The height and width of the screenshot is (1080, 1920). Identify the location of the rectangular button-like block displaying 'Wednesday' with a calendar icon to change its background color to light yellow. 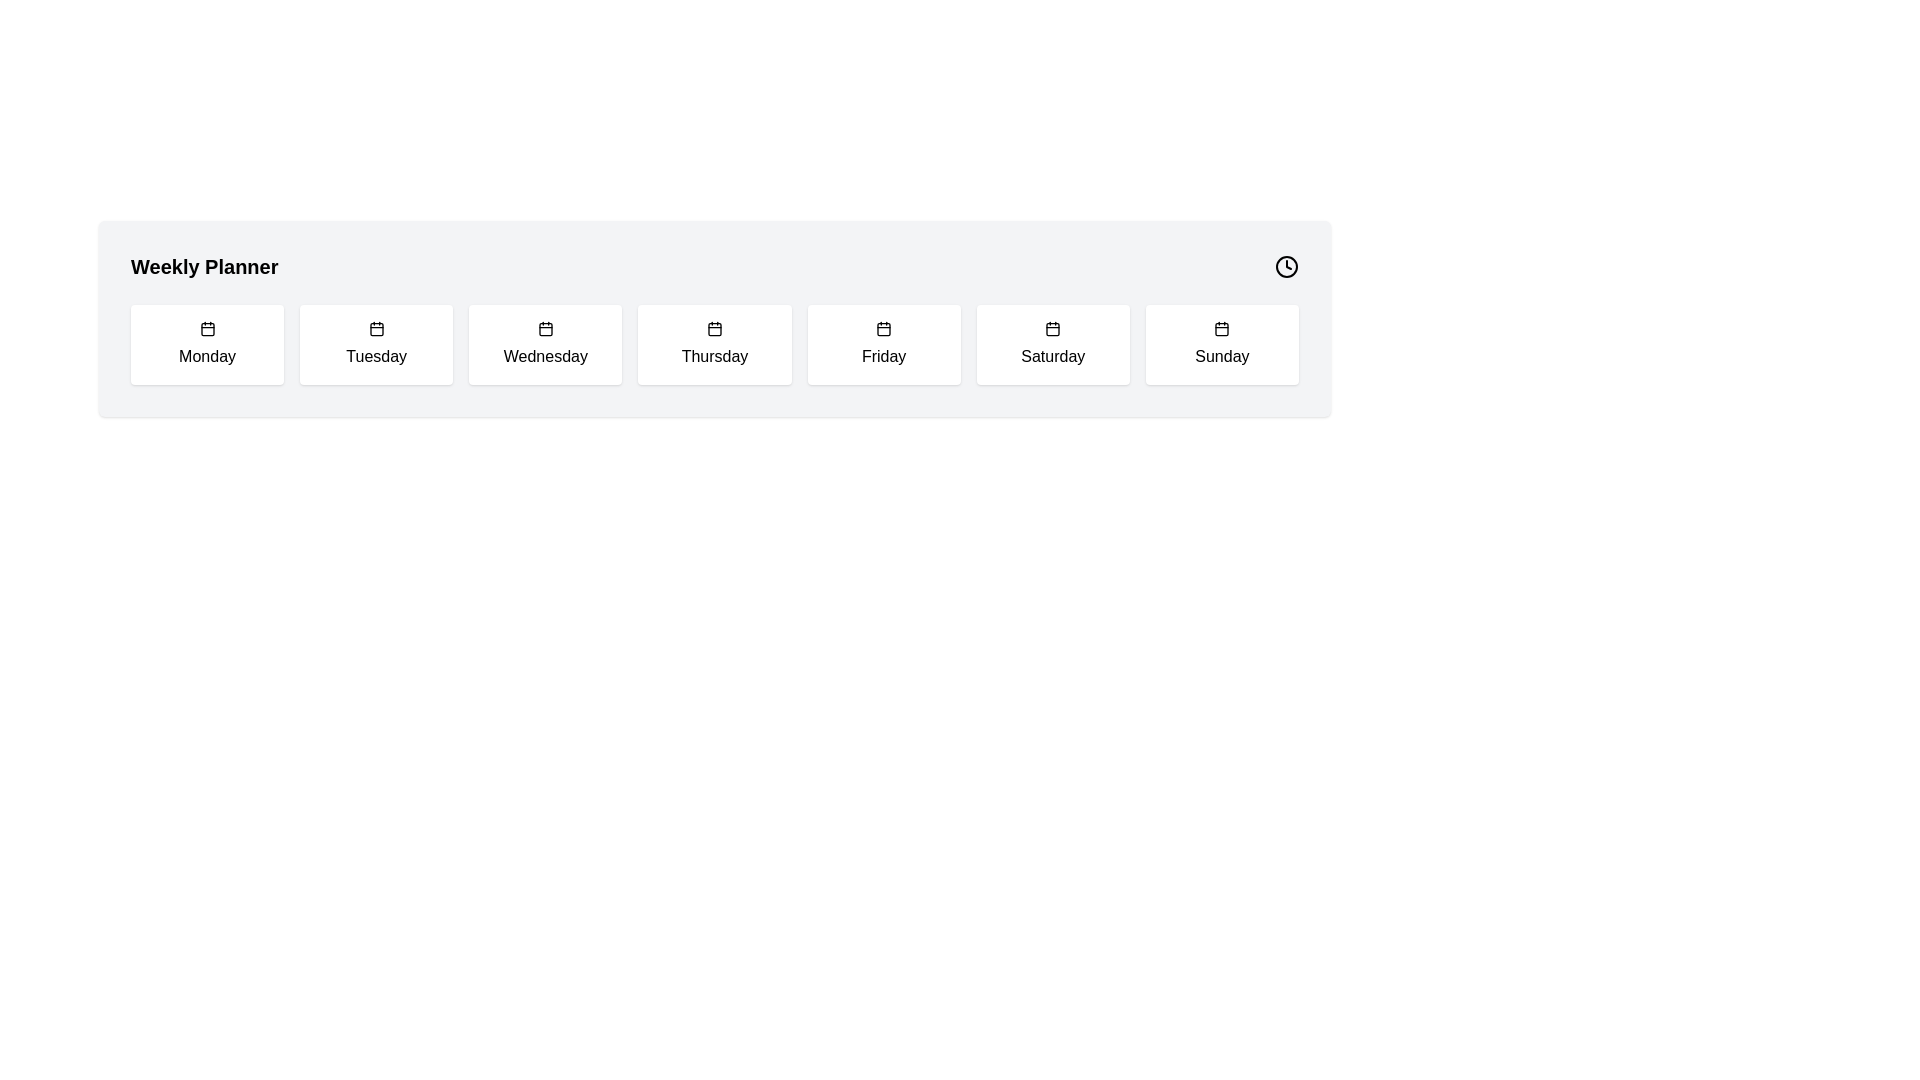
(545, 343).